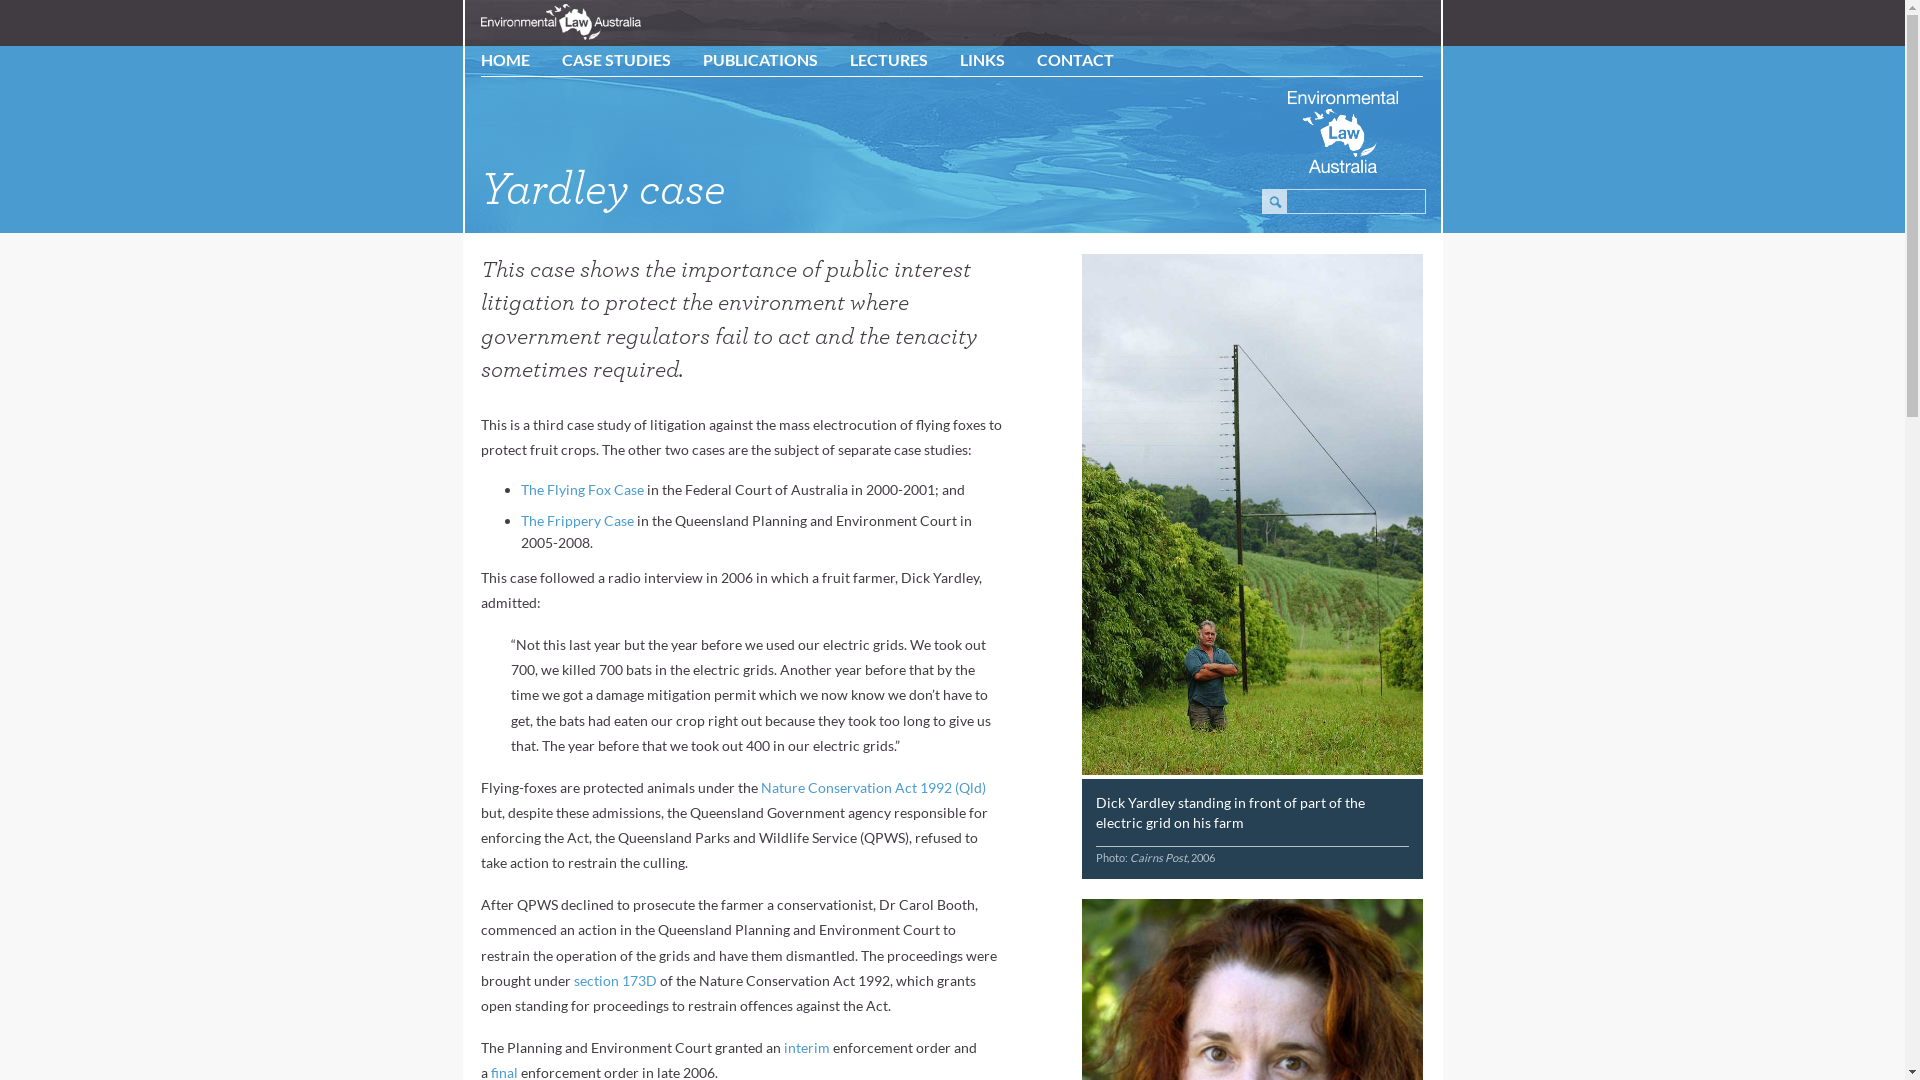 This screenshot has width=1920, height=1080. What do you see at coordinates (614, 979) in the screenshot?
I see `'section 173D'` at bounding box center [614, 979].